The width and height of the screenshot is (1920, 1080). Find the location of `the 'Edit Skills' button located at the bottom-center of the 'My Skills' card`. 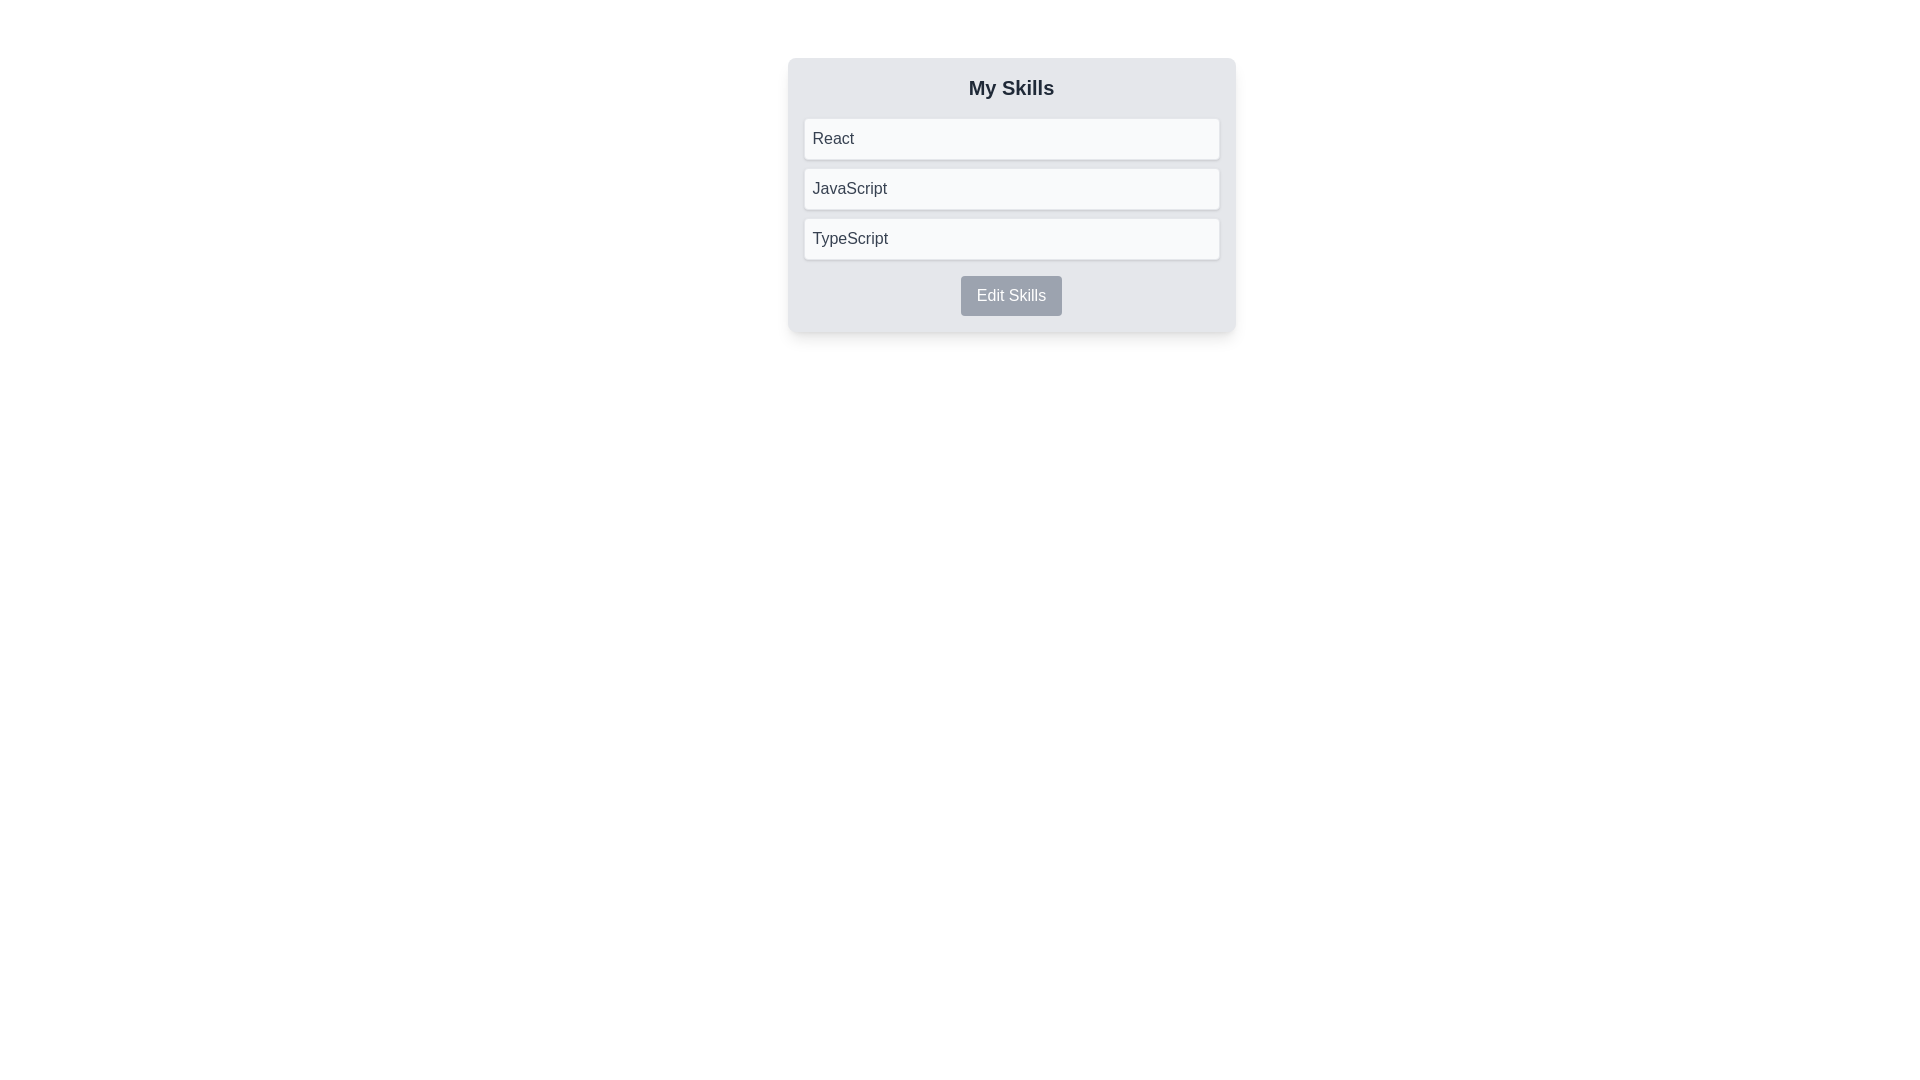

the 'Edit Skills' button located at the bottom-center of the 'My Skills' card is located at coordinates (1011, 296).